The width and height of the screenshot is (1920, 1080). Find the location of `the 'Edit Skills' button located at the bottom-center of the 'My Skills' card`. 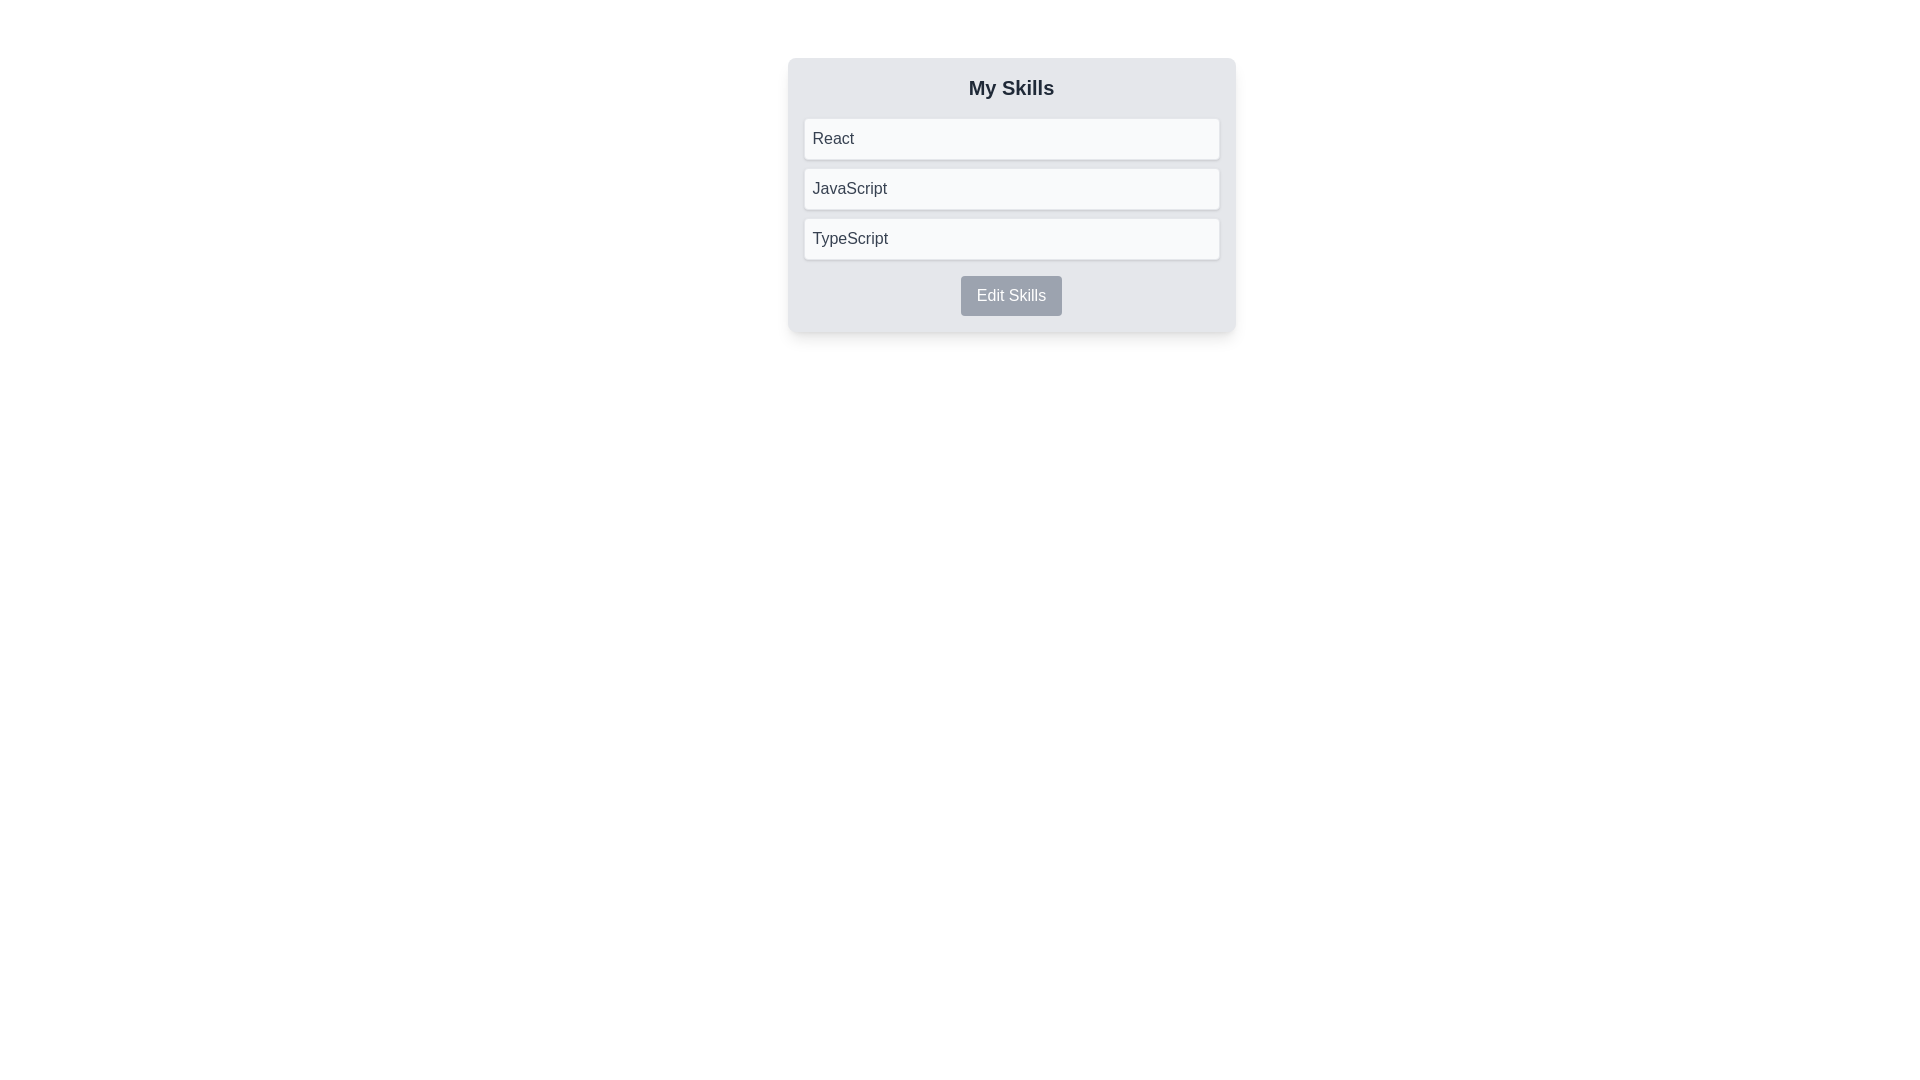

the 'Edit Skills' button located at the bottom-center of the 'My Skills' card is located at coordinates (1011, 296).